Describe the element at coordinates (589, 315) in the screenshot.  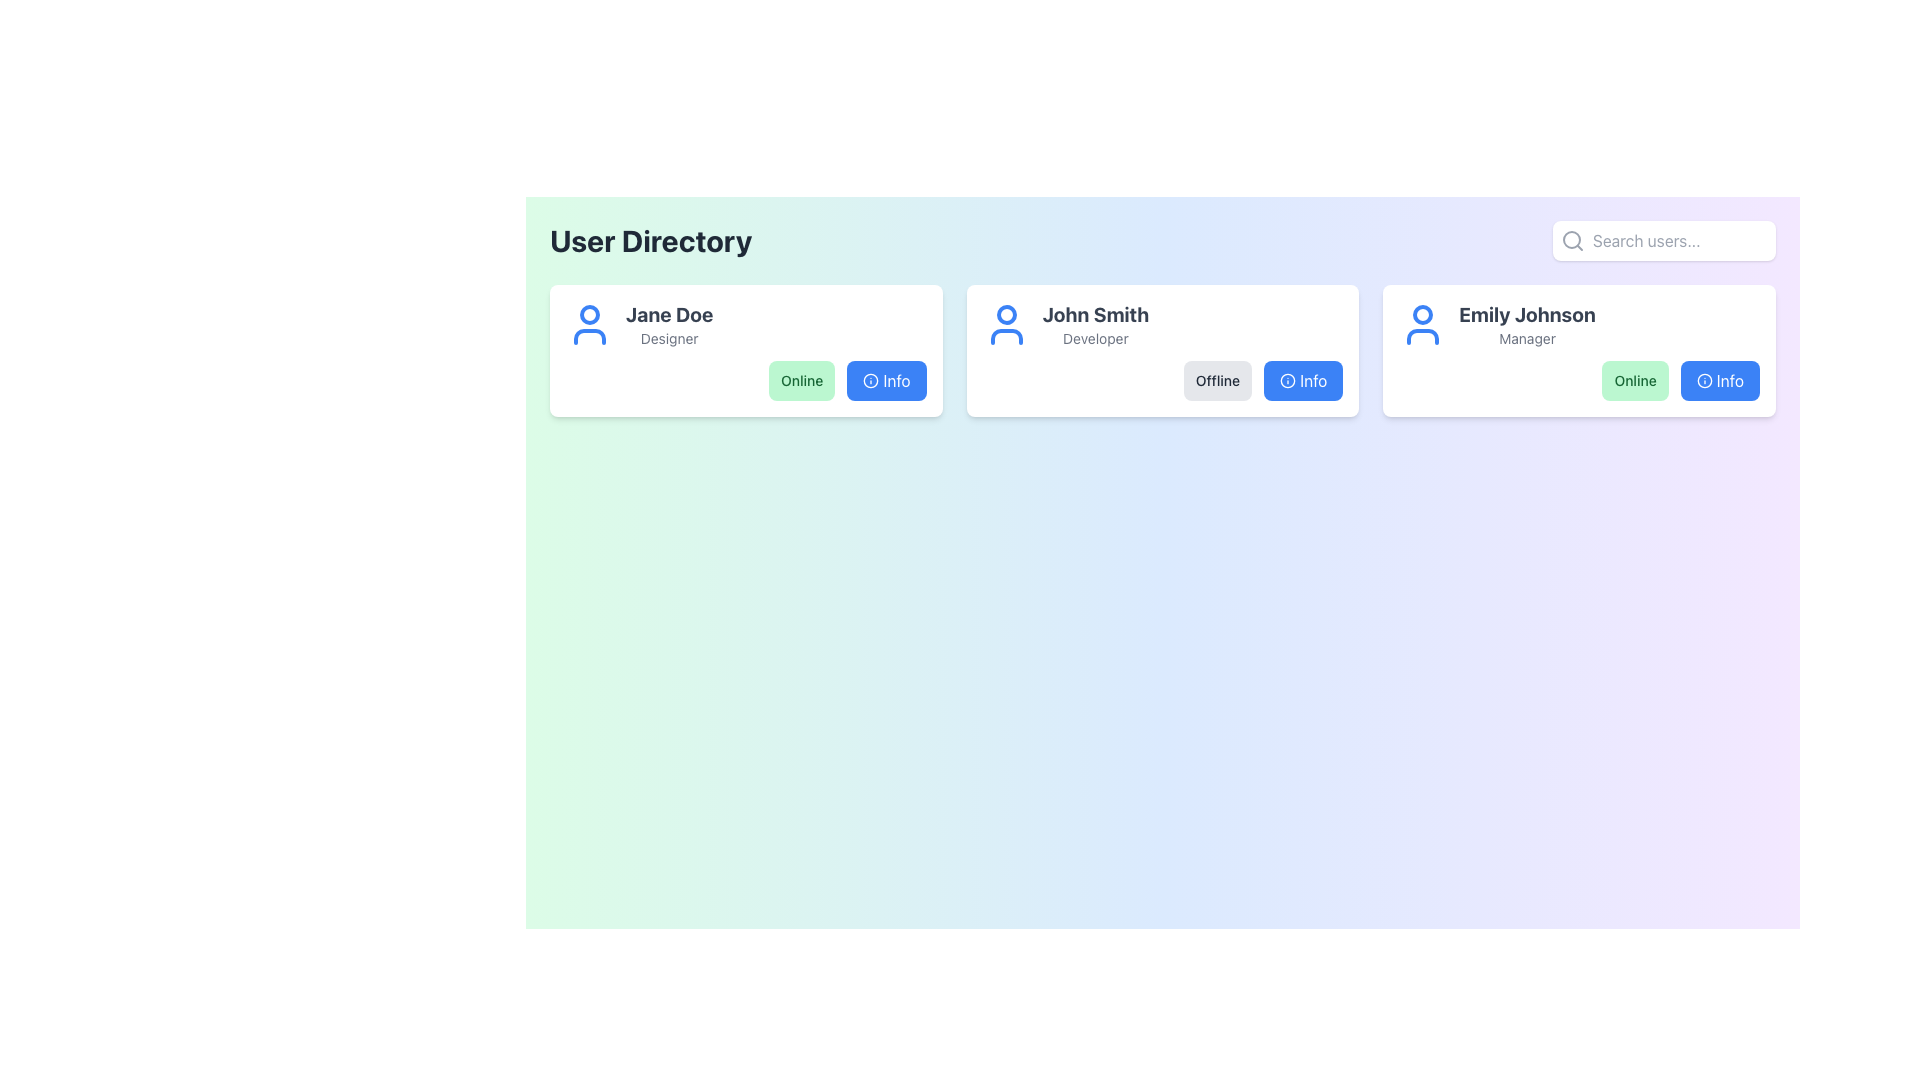
I see `the SVG Circle representing the user icon located at the top center of the user card in the User Directory interface` at that location.